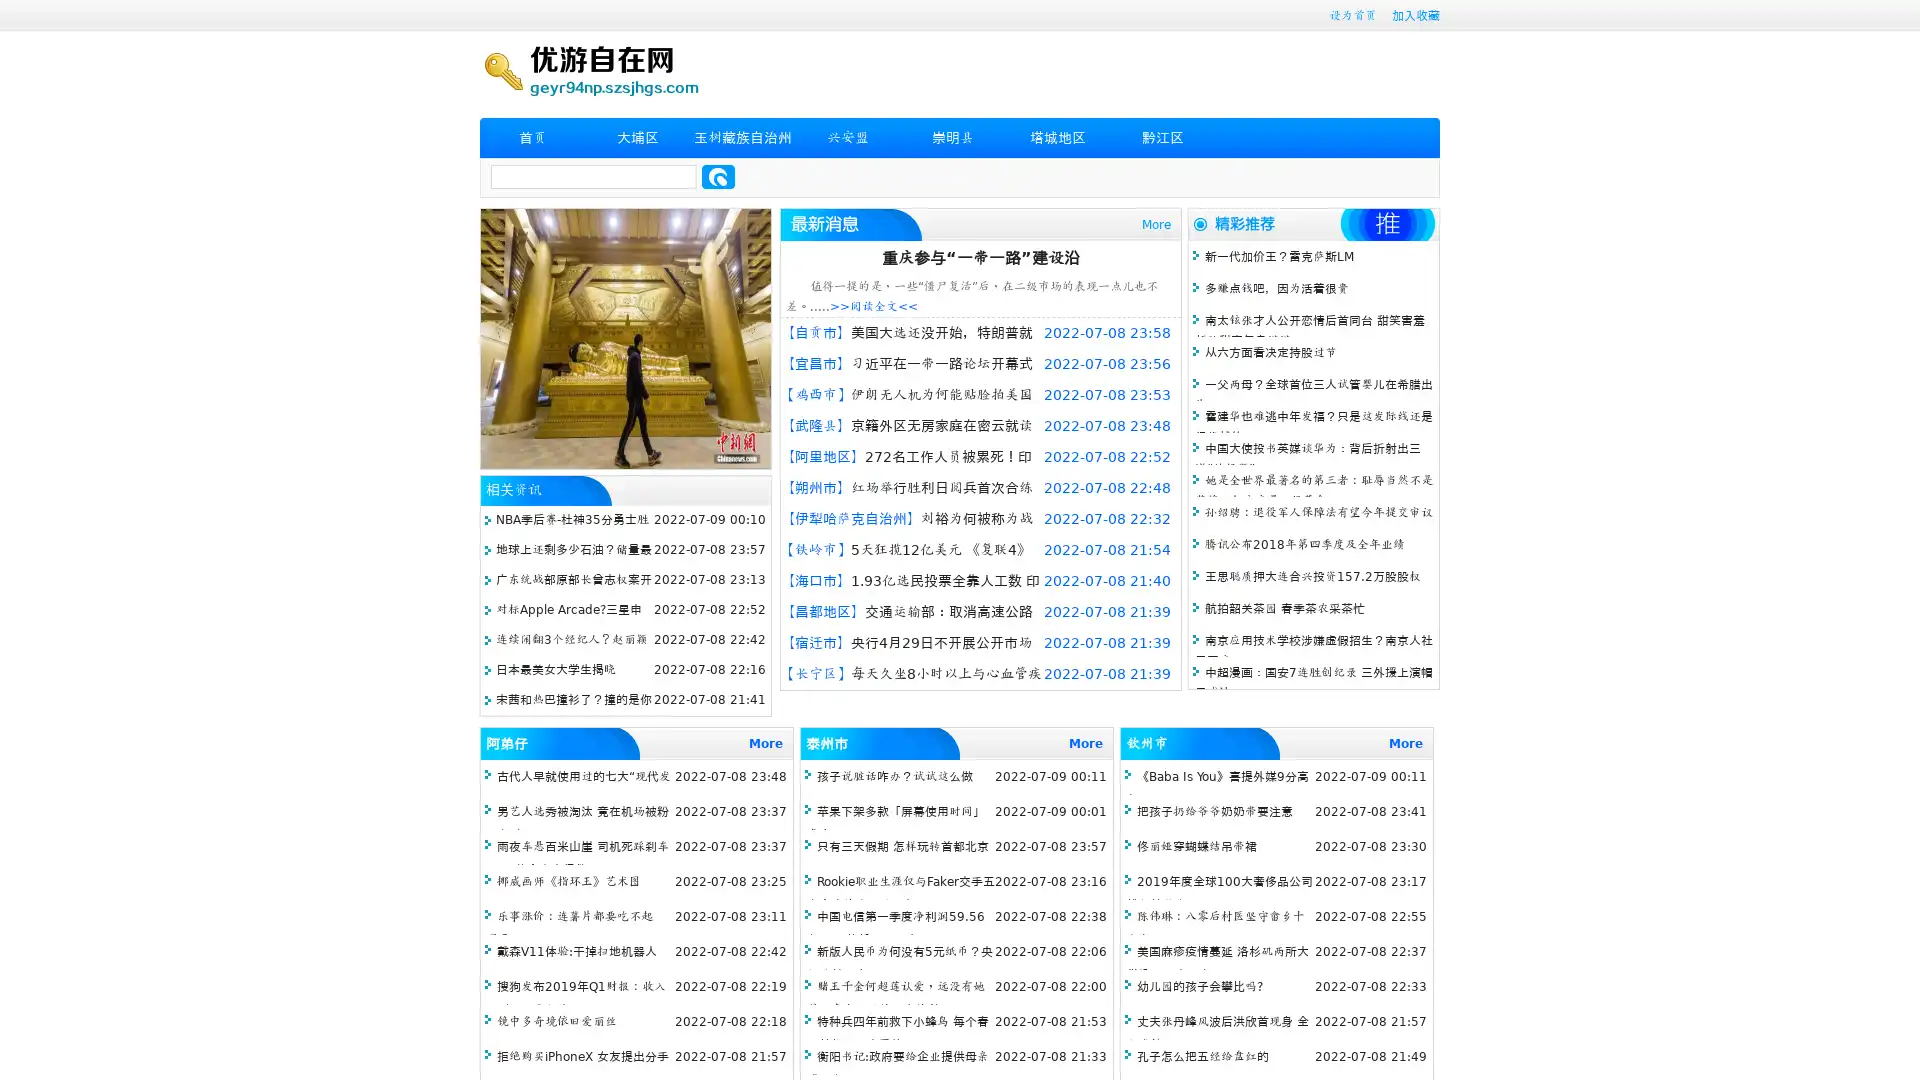 This screenshot has height=1080, width=1920. What do you see at coordinates (718, 176) in the screenshot?
I see `Search` at bounding box center [718, 176].